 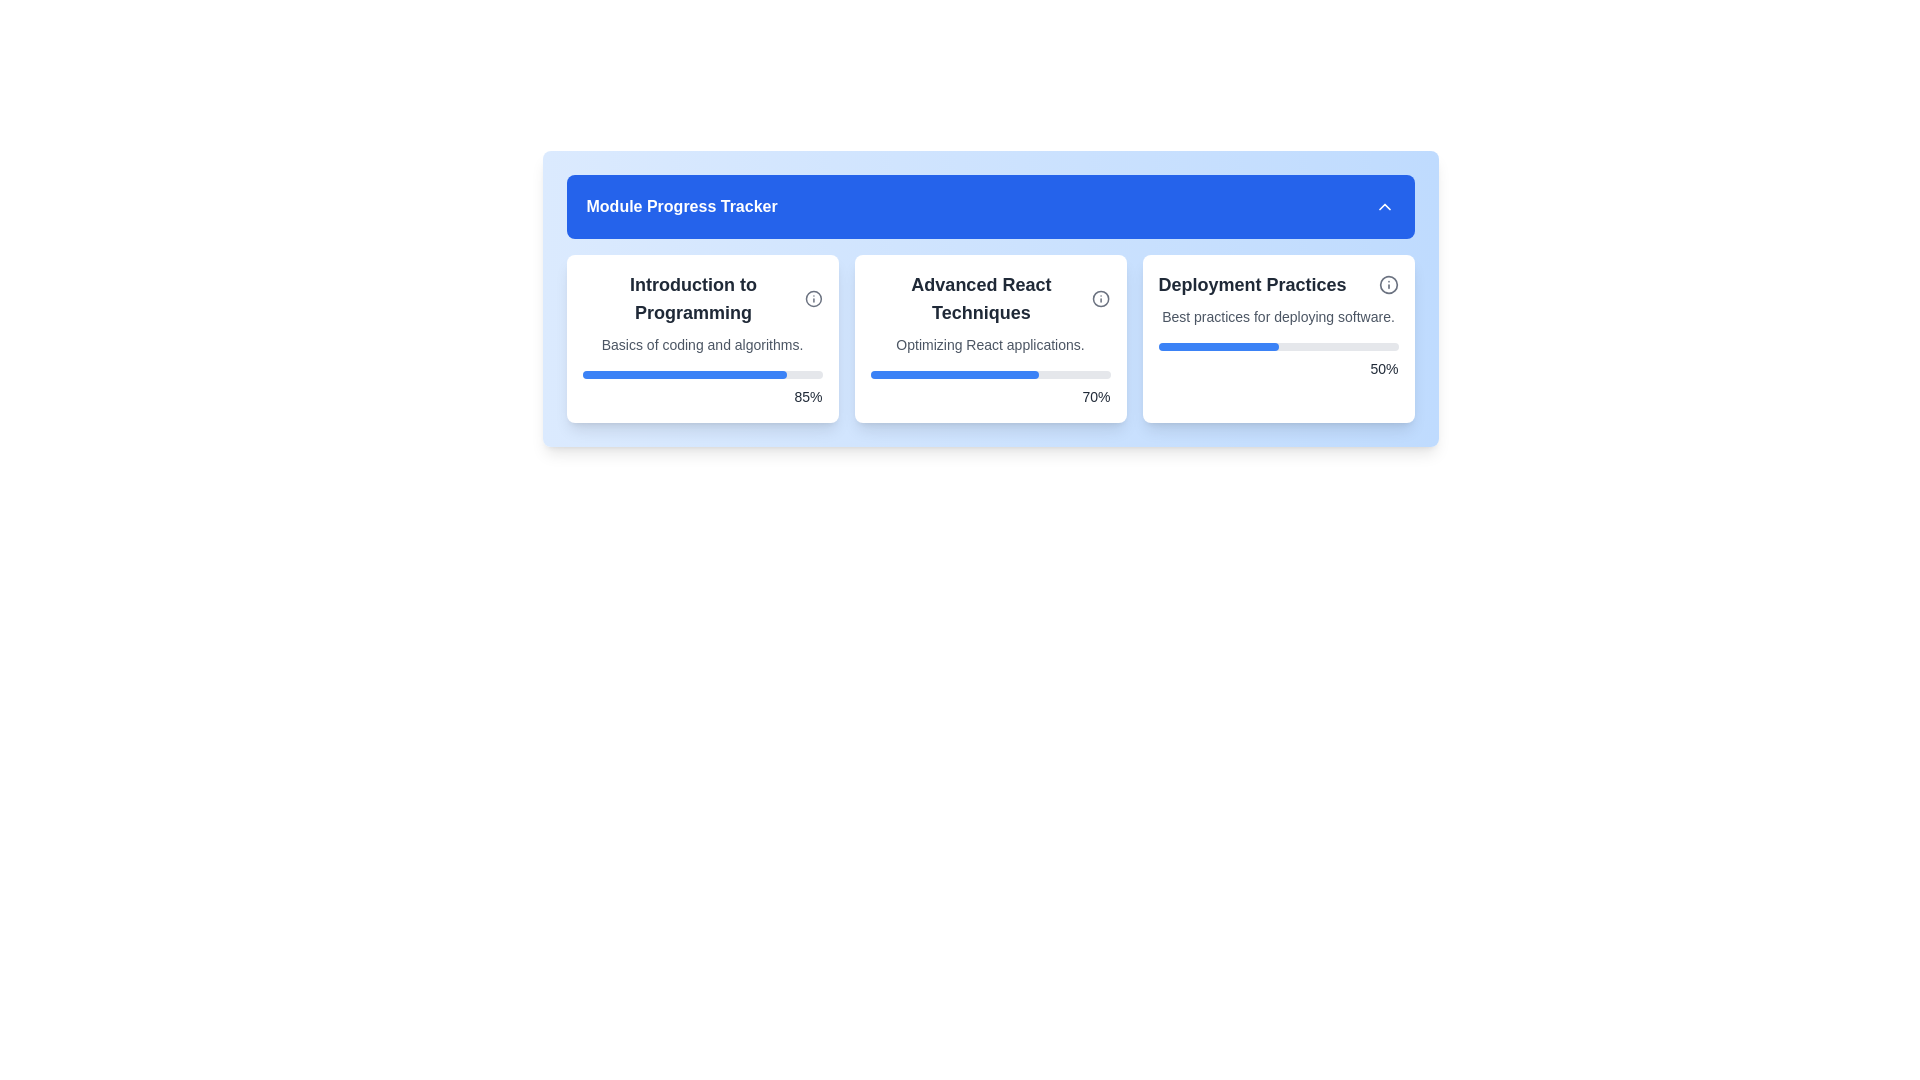 I want to click on the information icon with a thin circular border located in the top-right of the card labeled 'Advanced React Techniques', so click(x=1100, y=299).